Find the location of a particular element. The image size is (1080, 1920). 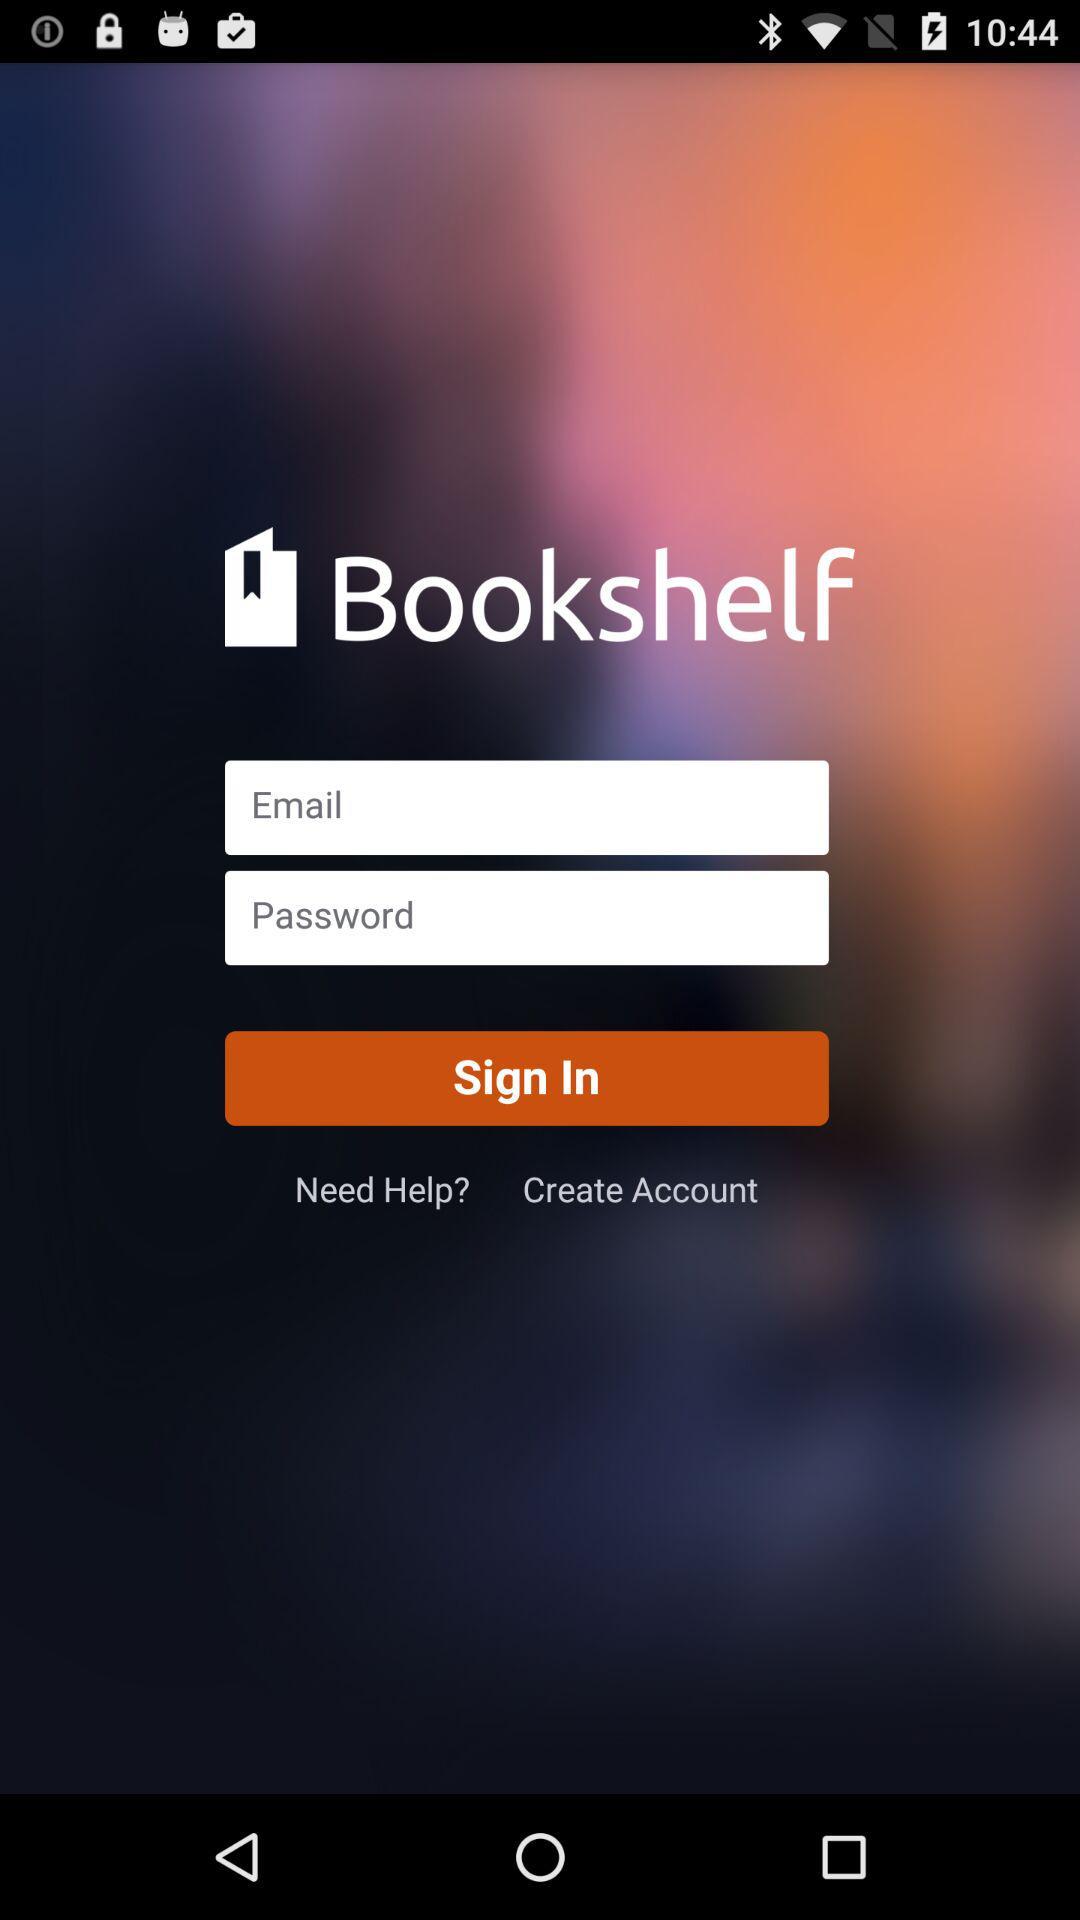

icon above need help? button is located at coordinates (525, 1077).